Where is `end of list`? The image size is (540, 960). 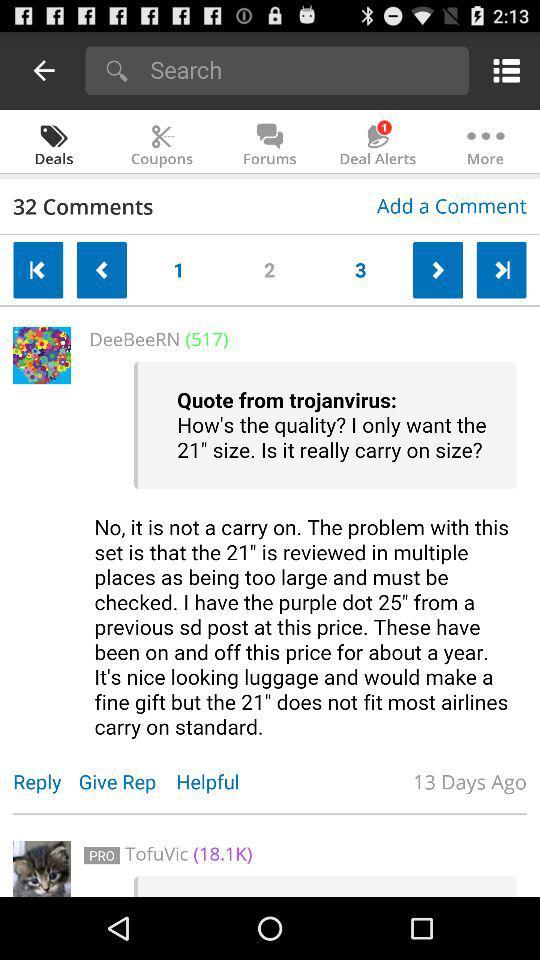 end of list is located at coordinates (500, 269).